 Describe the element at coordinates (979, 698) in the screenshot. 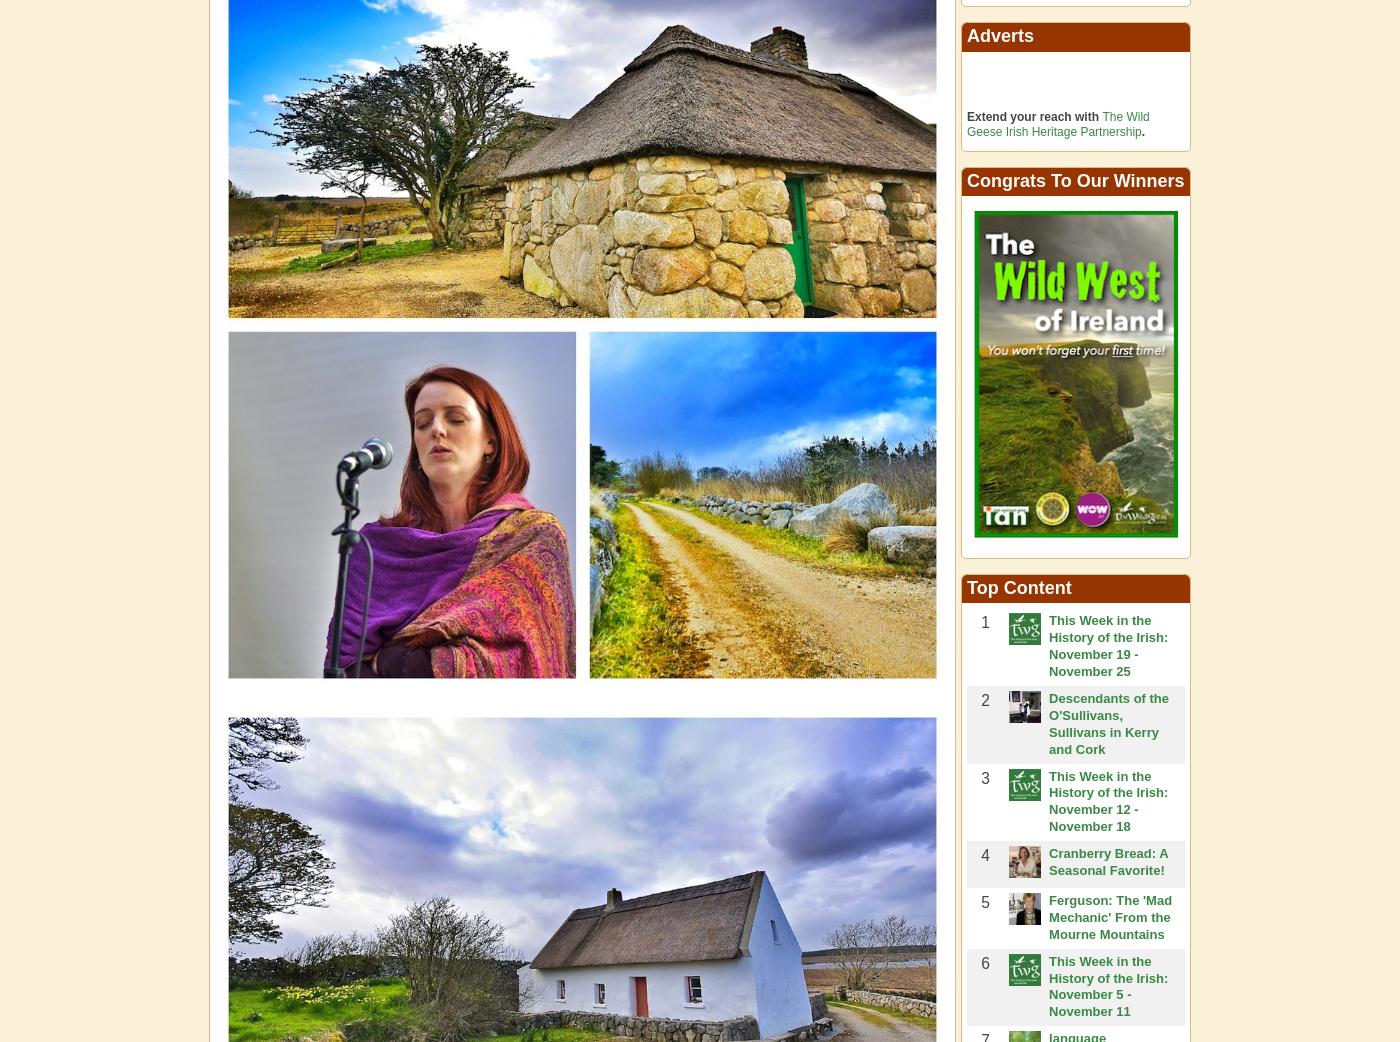

I see `'2'` at that location.